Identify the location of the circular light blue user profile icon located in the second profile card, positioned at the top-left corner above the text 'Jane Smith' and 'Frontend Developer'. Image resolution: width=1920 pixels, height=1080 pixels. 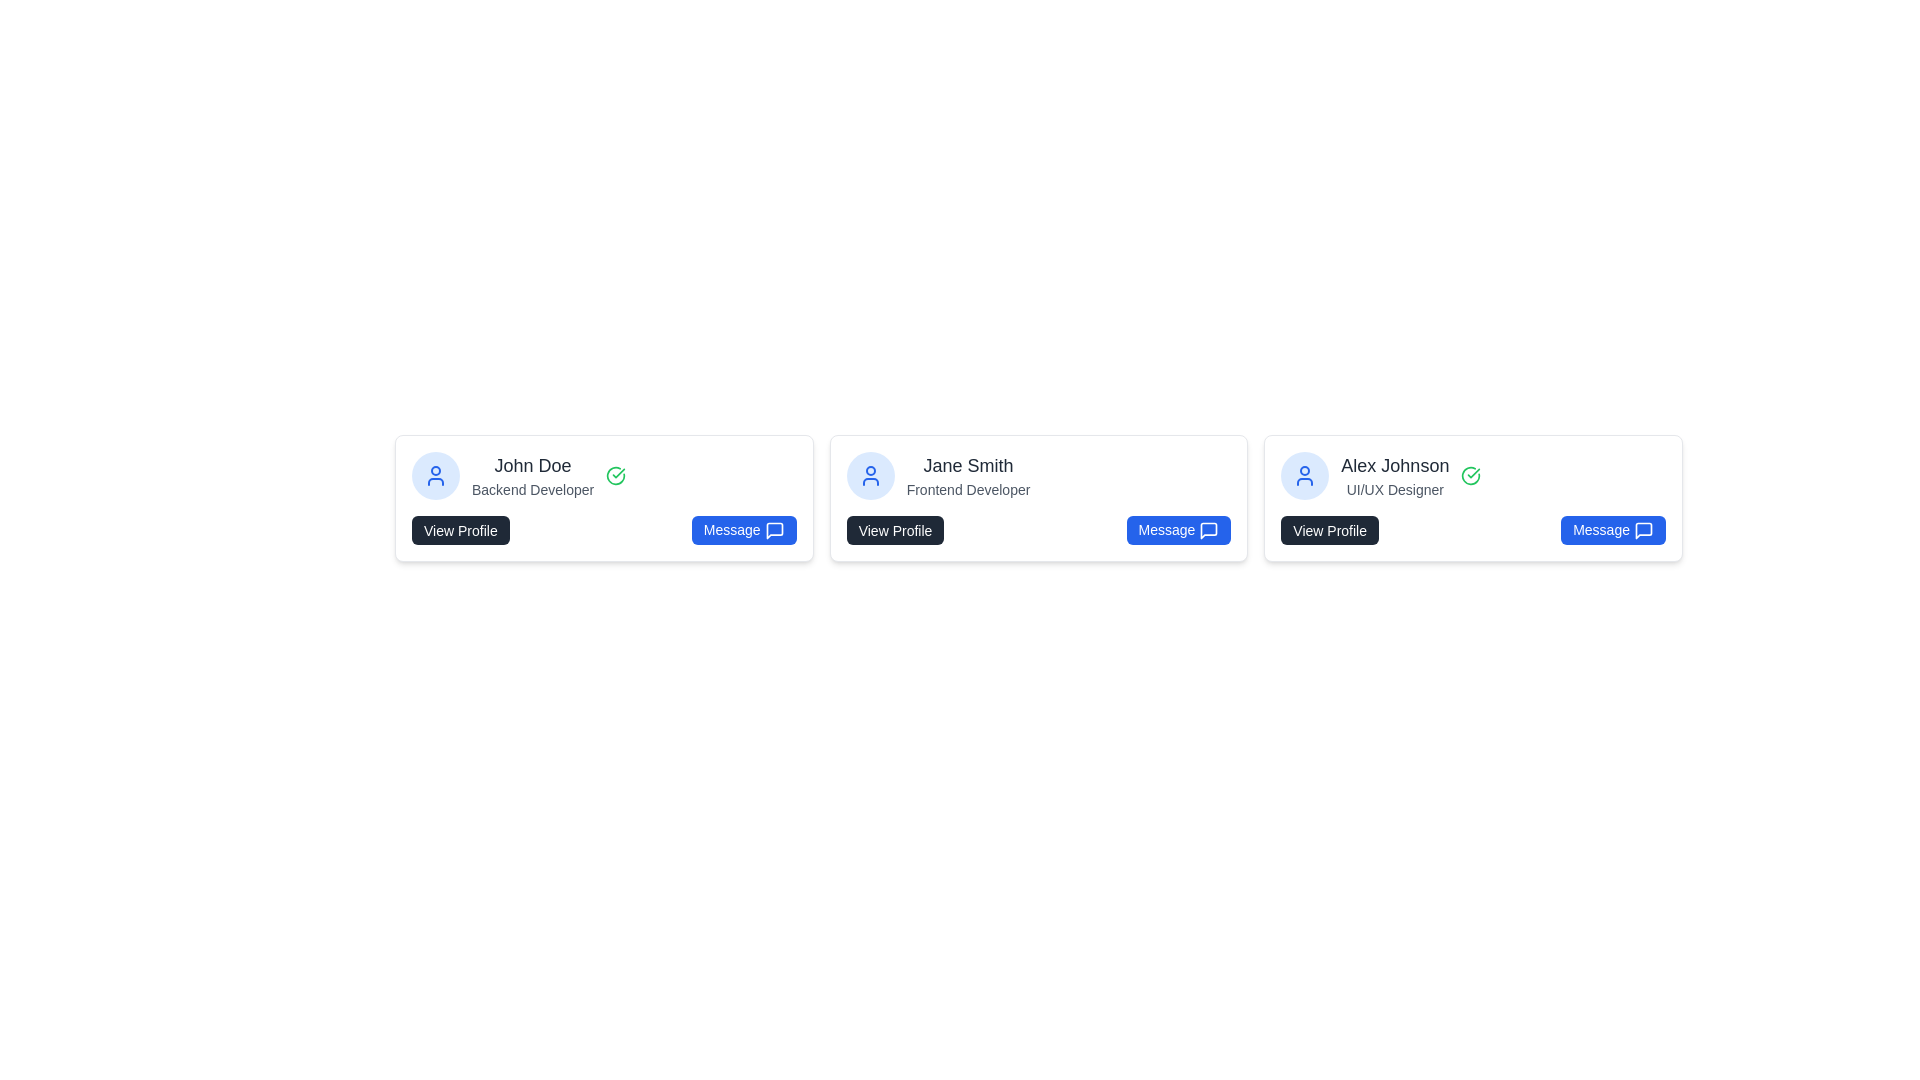
(870, 475).